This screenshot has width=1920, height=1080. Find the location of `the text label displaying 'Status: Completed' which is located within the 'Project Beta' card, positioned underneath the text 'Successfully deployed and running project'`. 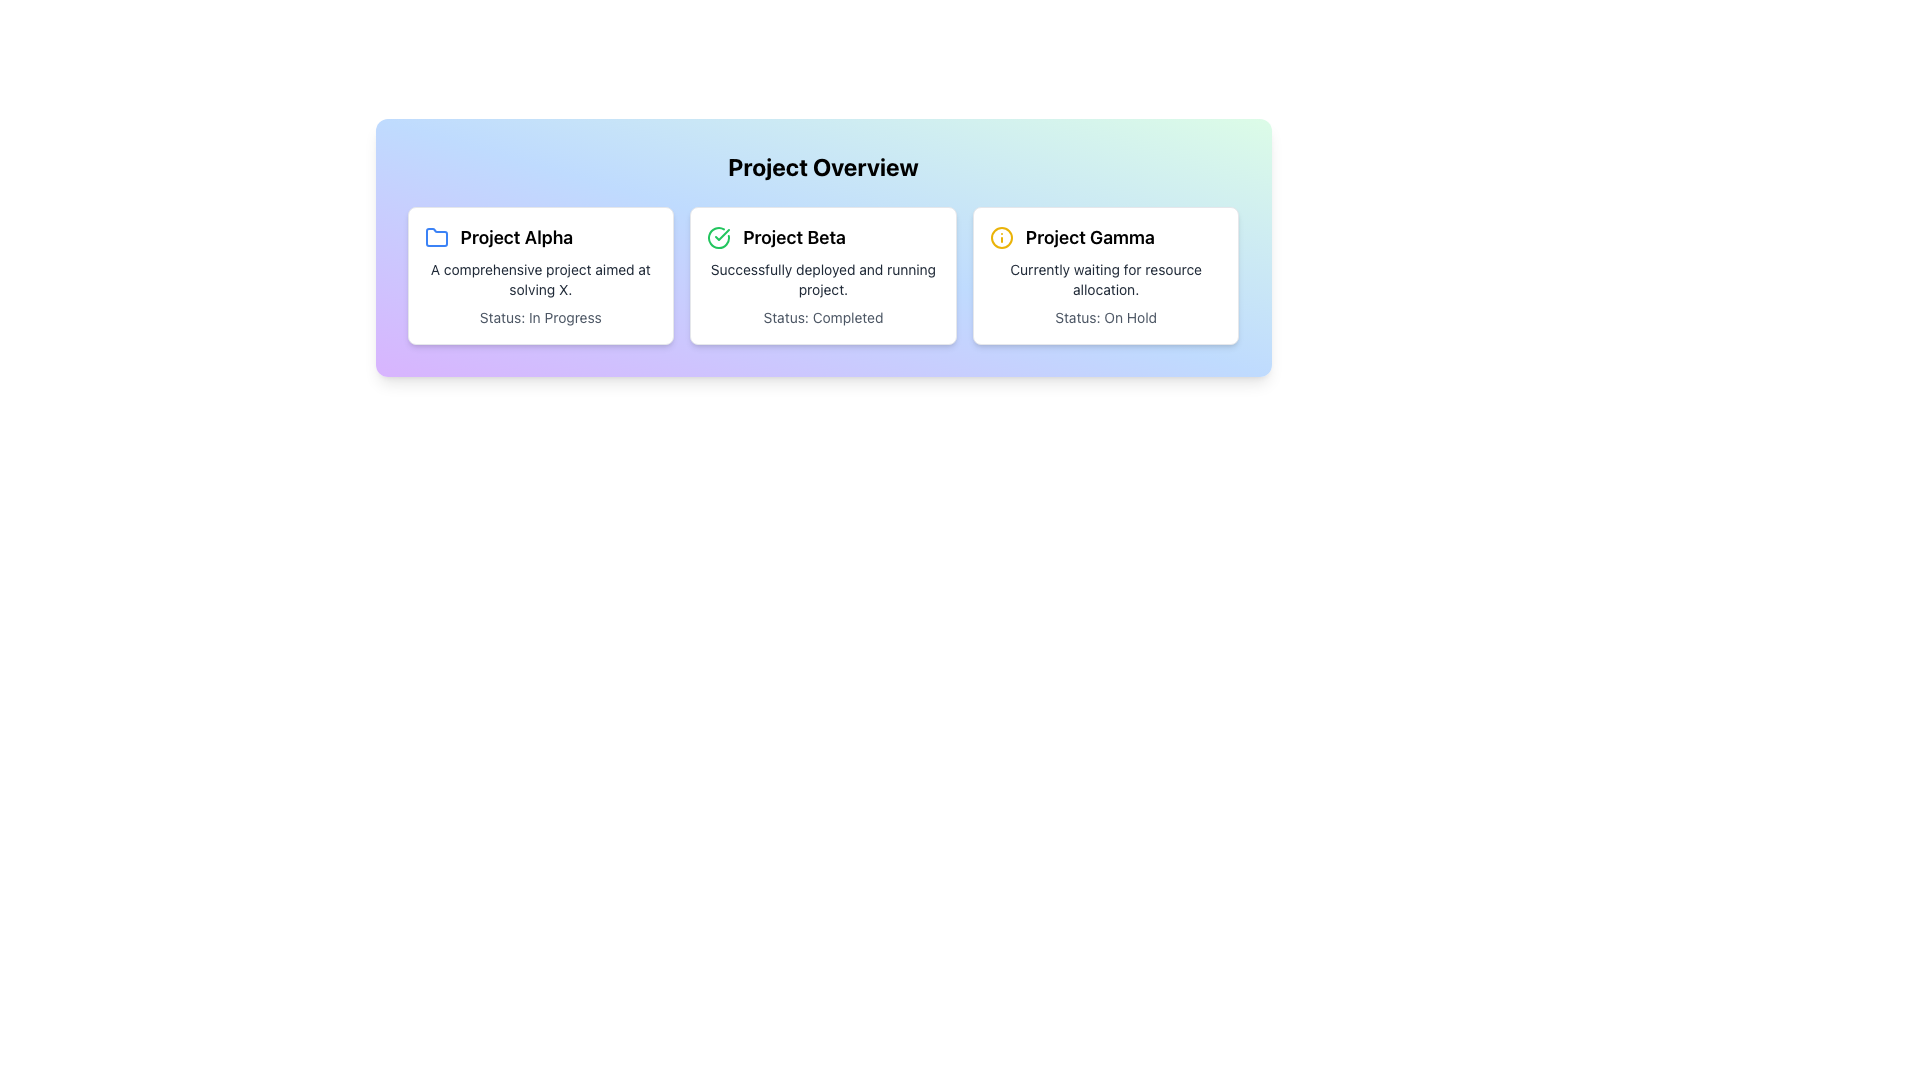

the text label displaying 'Status: Completed' which is located within the 'Project Beta' card, positioned underneath the text 'Successfully deployed and running project' is located at coordinates (823, 316).